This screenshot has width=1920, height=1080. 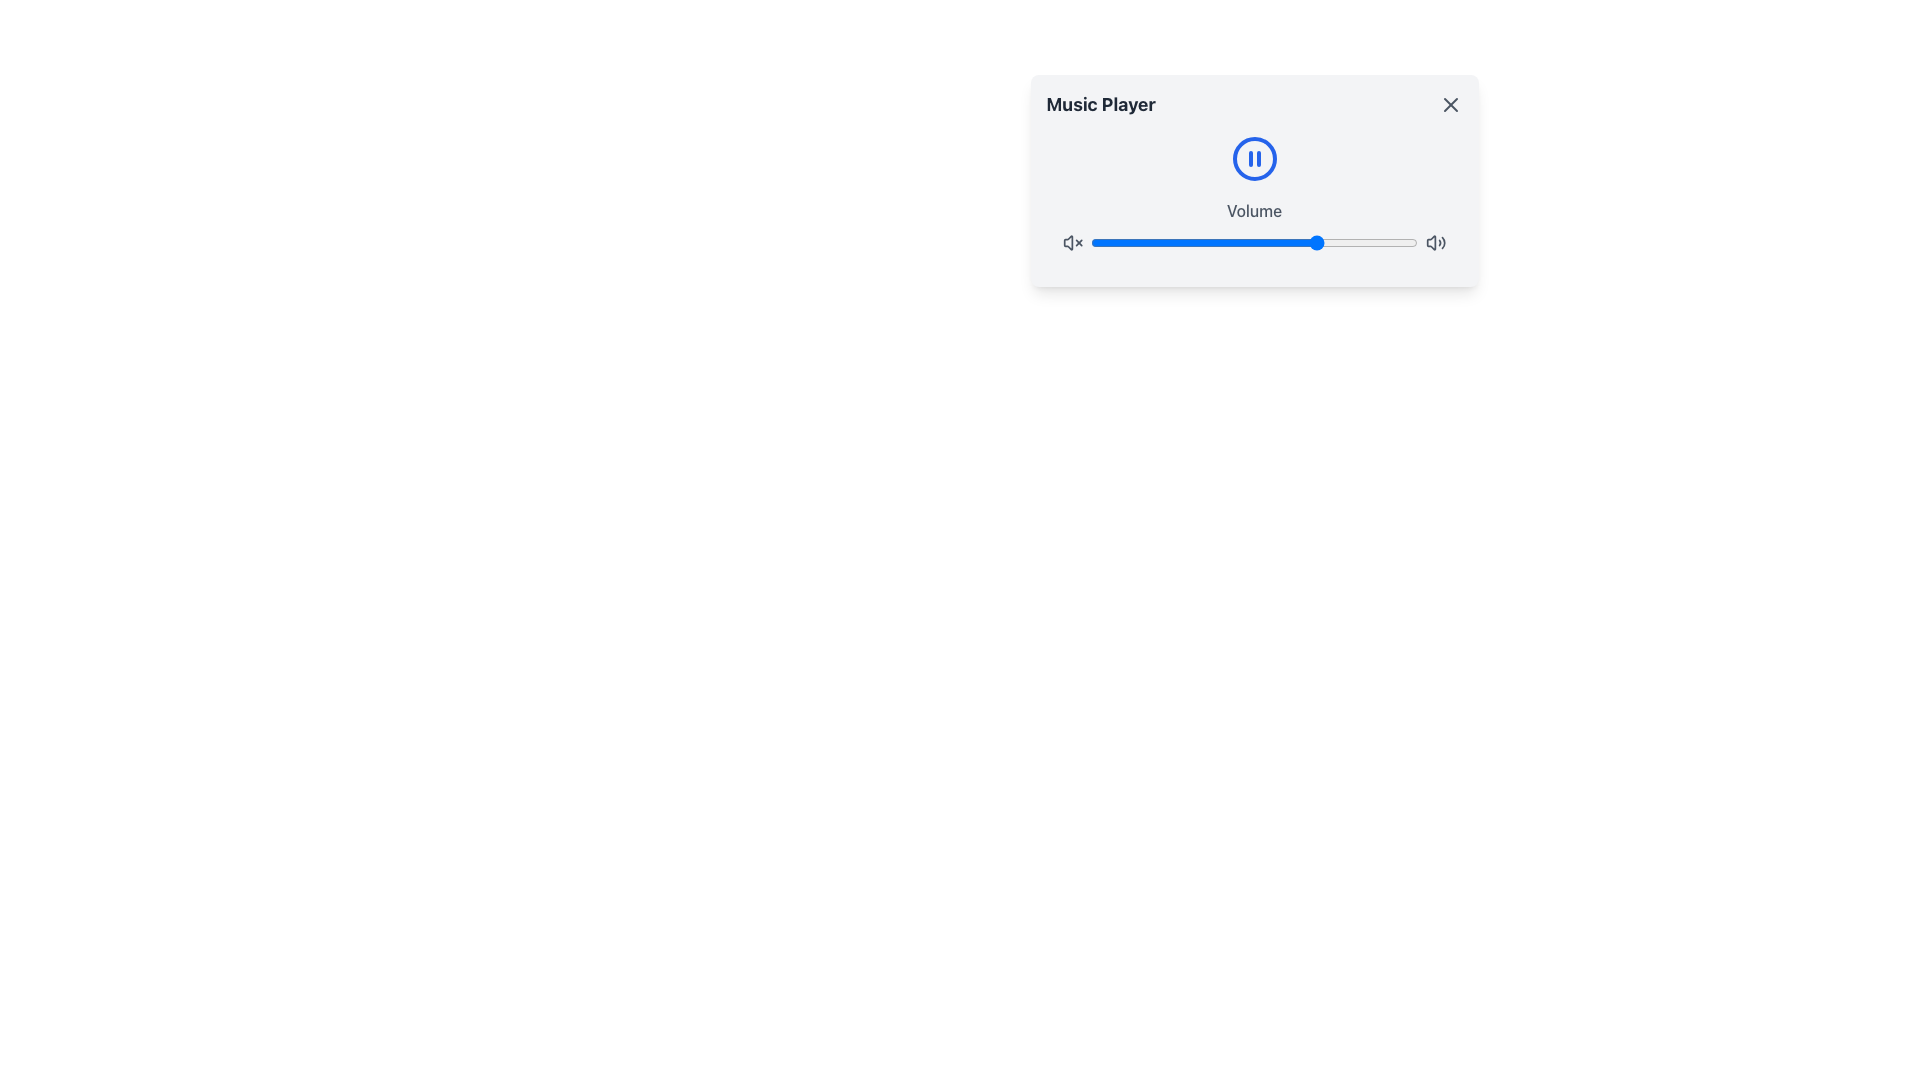 What do you see at coordinates (1195, 242) in the screenshot?
I see `the volume slider` at bounding box center [1195, 242].